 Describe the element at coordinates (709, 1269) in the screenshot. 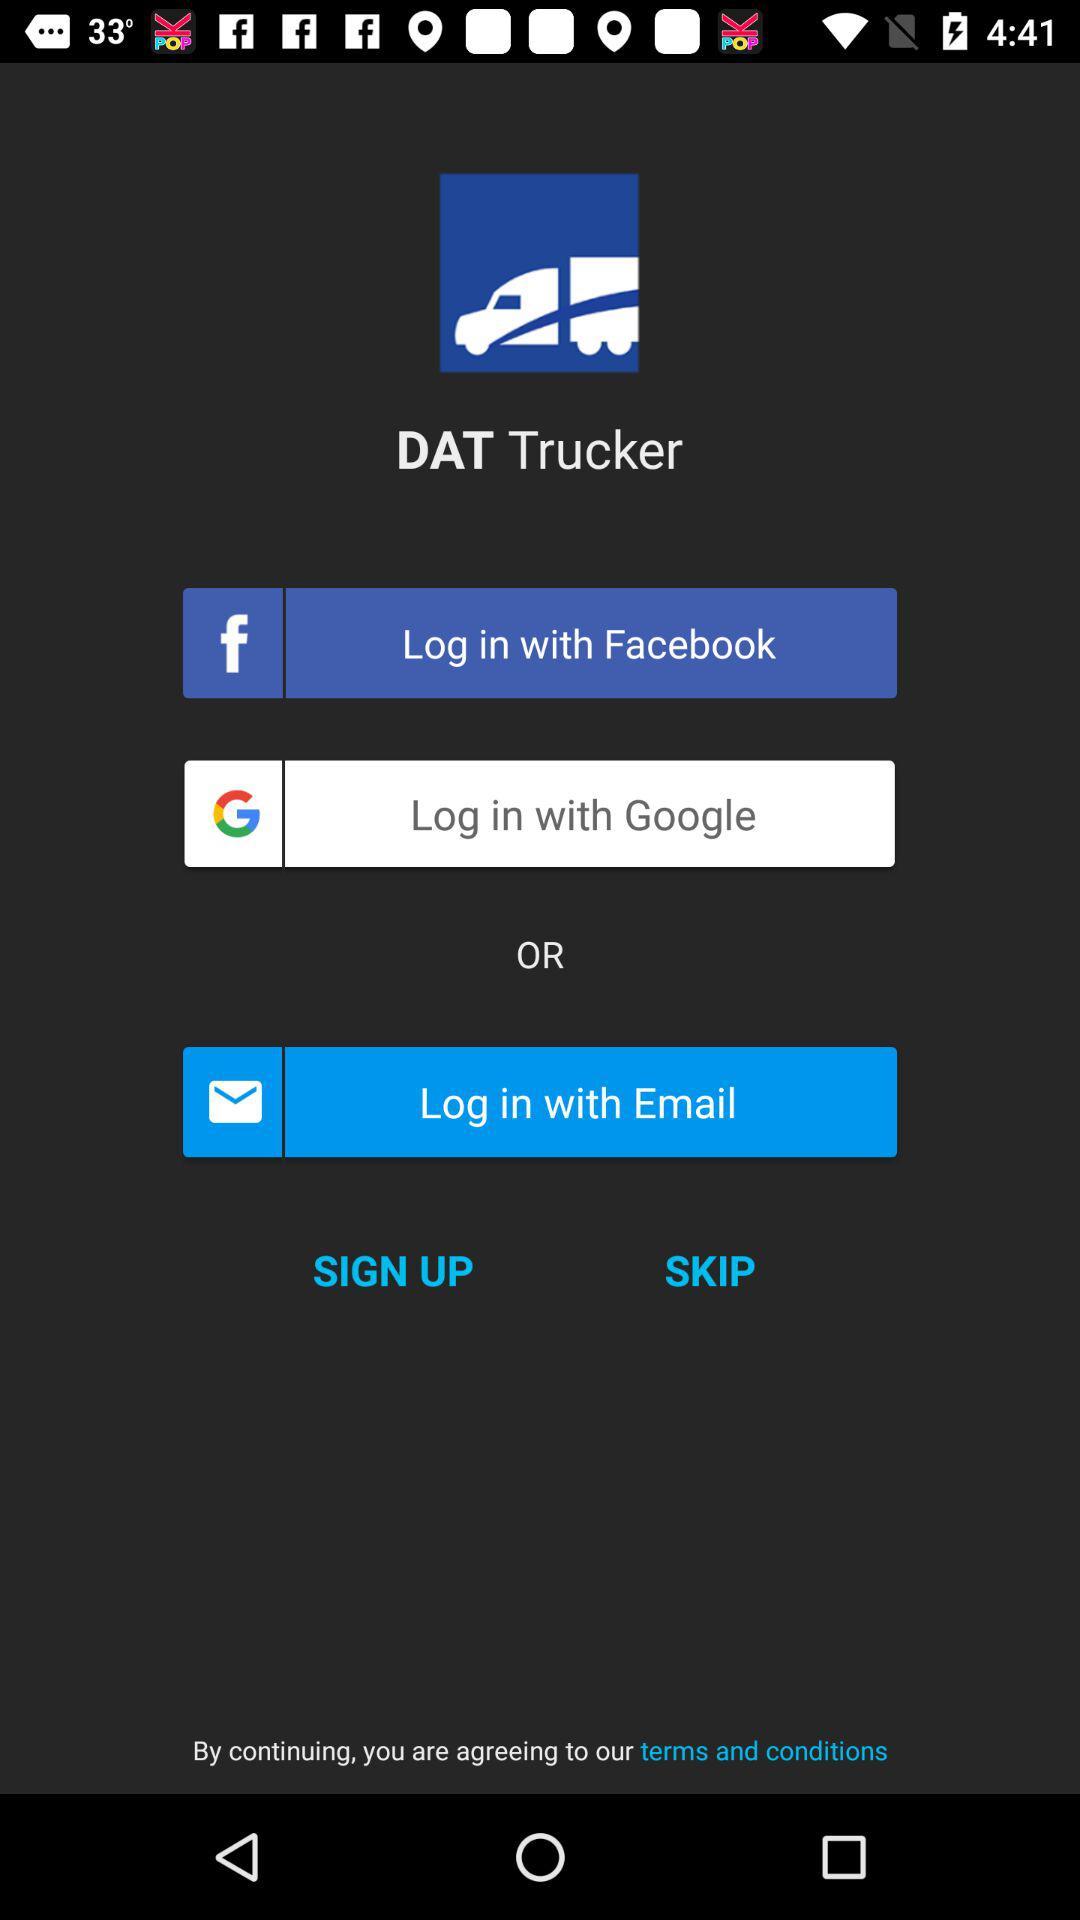

I see `the icon above by continuing you` at that location.